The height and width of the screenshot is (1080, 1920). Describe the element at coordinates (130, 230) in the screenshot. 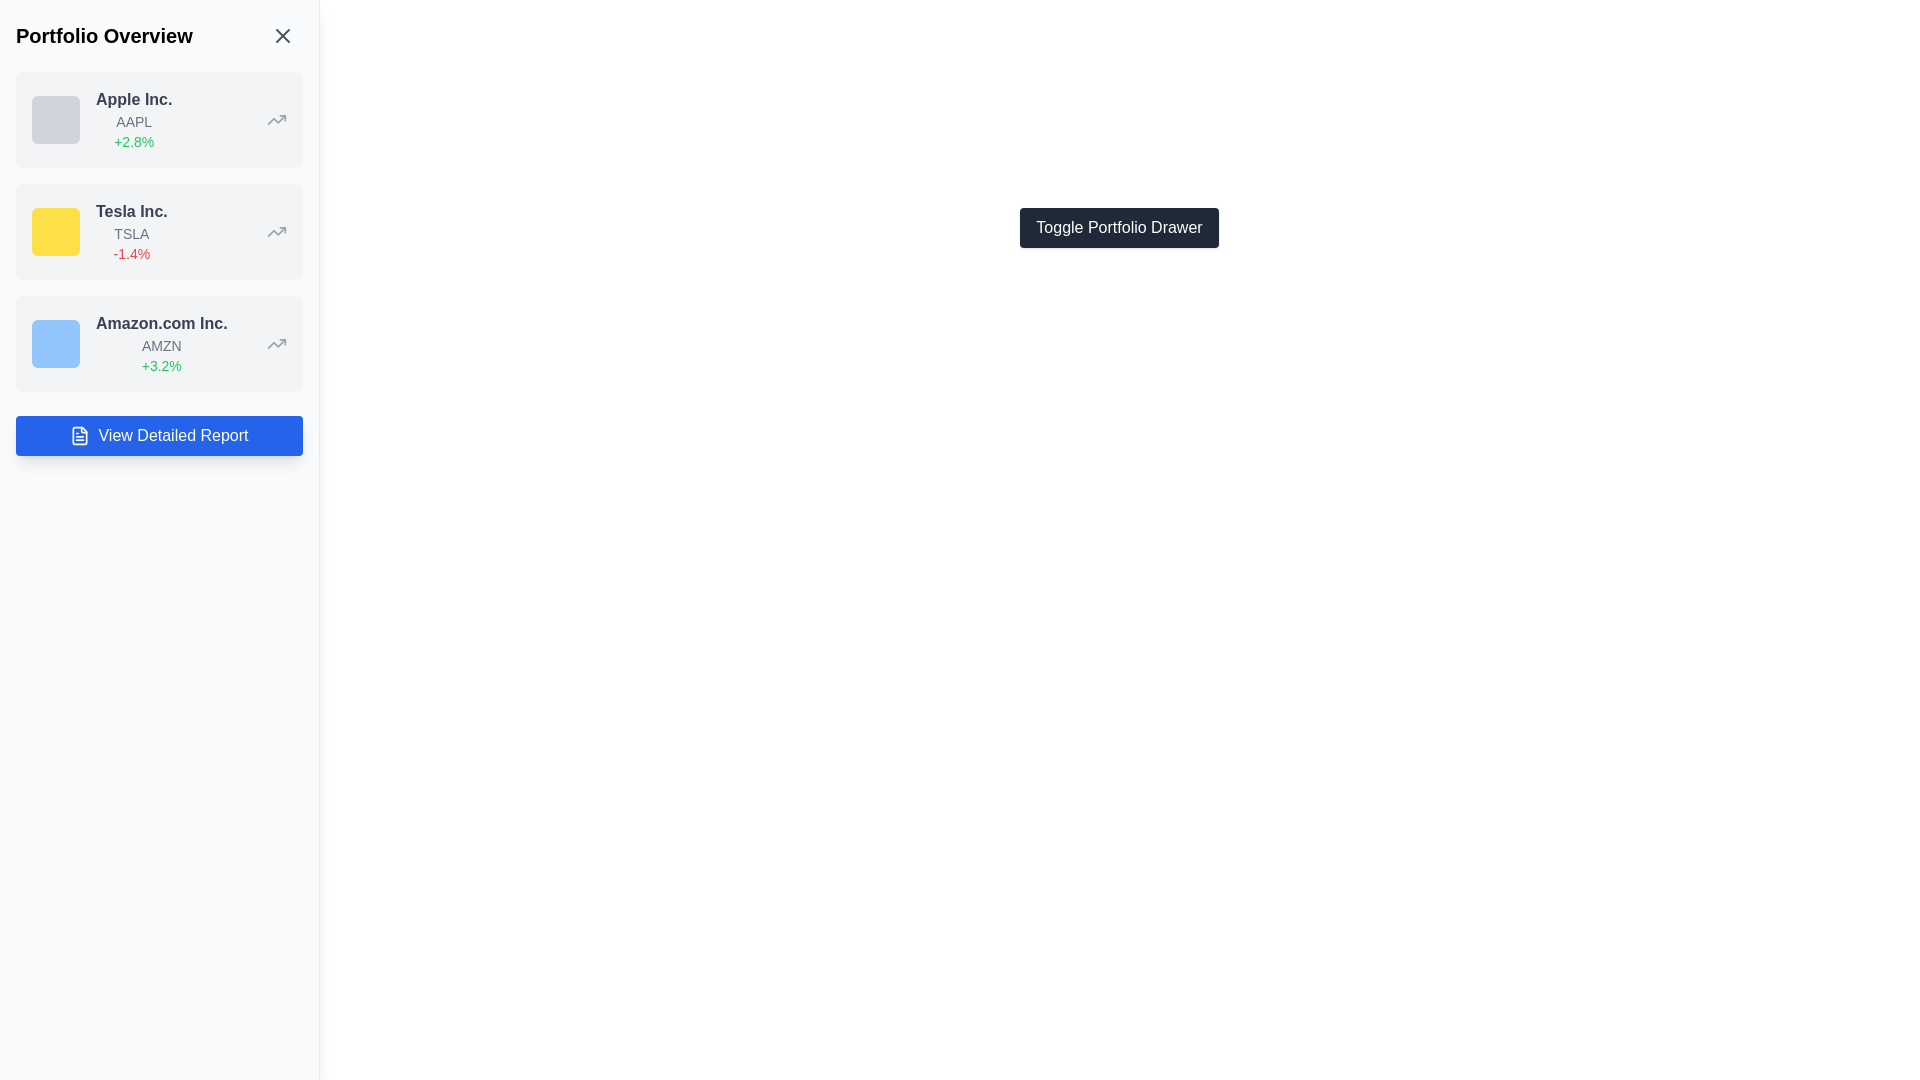

I see `the text-based informational group displaying 'Tesla Inc.' with the abbreviation 'TSLA' and the percentage '-1.4%' on the left sidebar under 'Portfolio Overview'` at that location.